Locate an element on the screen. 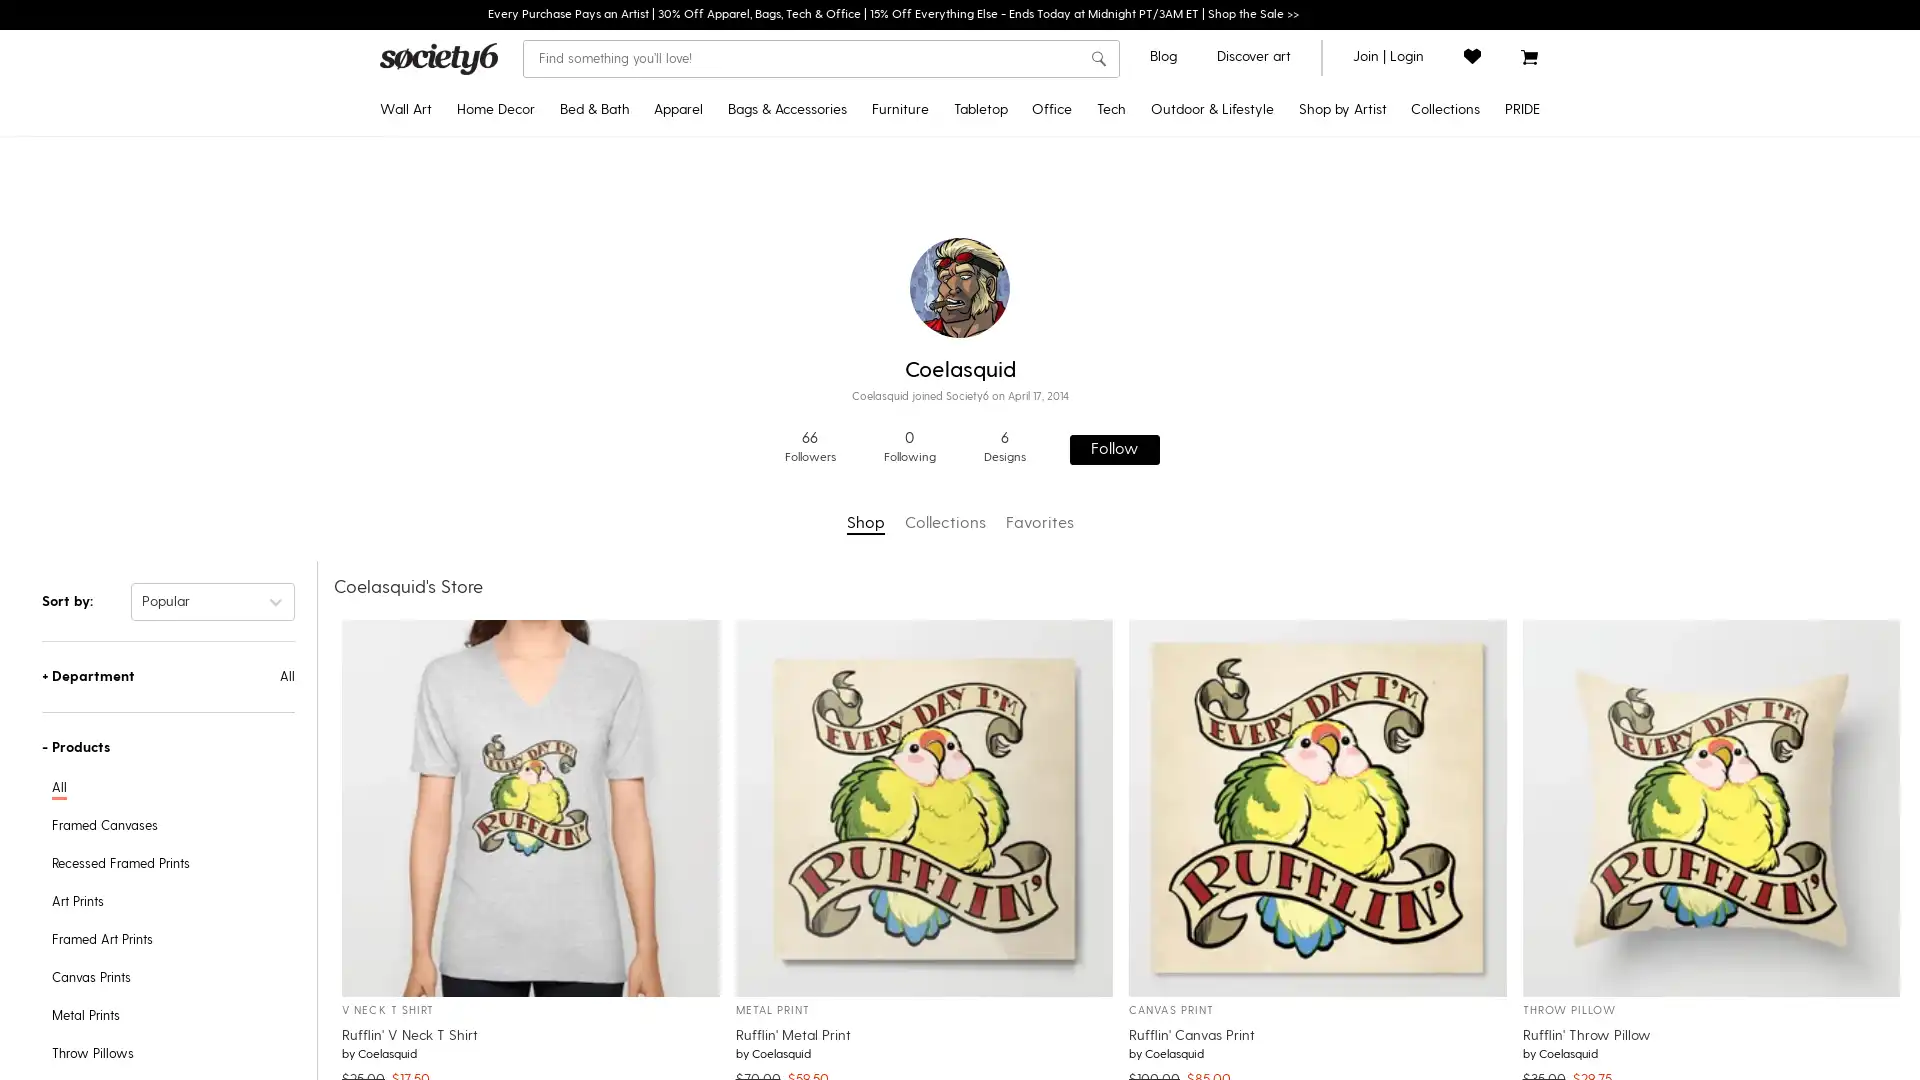  Pantone Color of 2022 is located at coordinates (1371, 353).